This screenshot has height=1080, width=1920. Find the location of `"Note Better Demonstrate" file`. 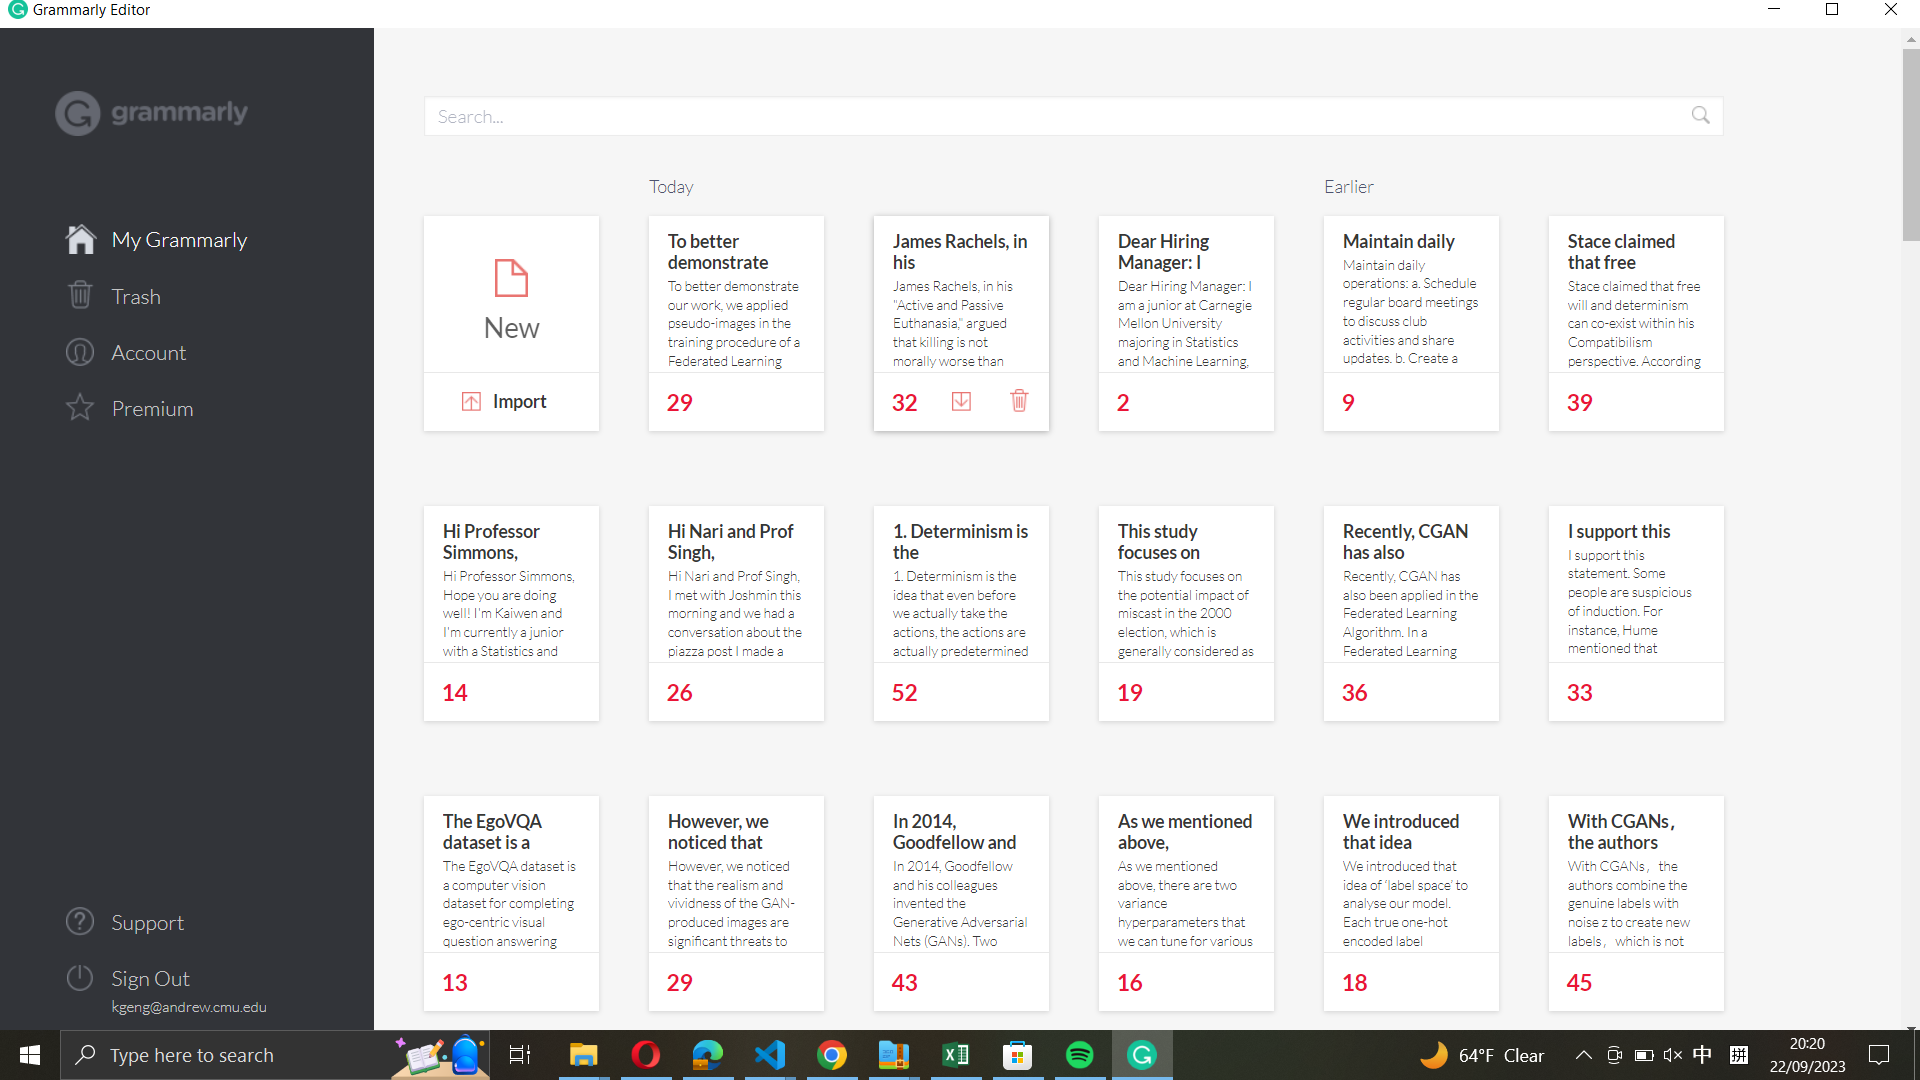

"Note Better Demonstrate" file is located at coordinates (734, 293).